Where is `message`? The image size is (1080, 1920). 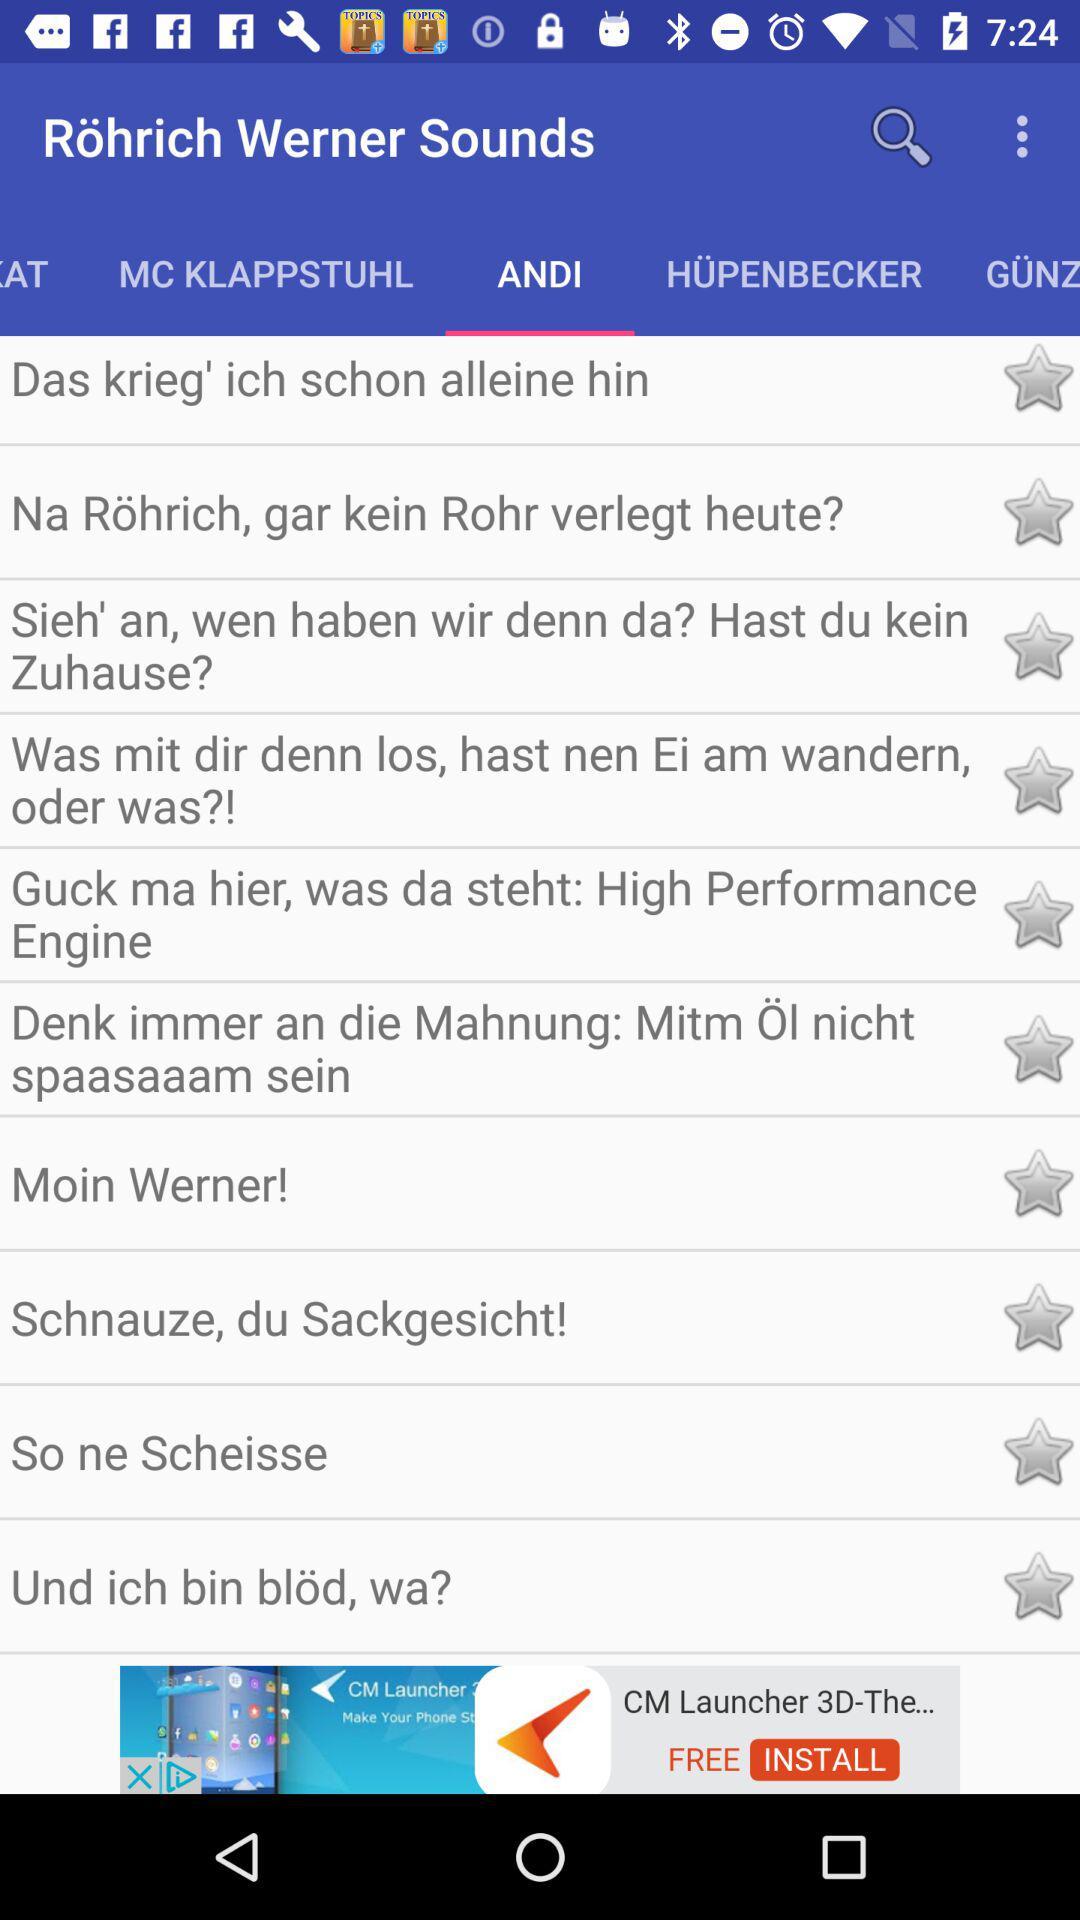
message is located at coordinates (1036, 1451).